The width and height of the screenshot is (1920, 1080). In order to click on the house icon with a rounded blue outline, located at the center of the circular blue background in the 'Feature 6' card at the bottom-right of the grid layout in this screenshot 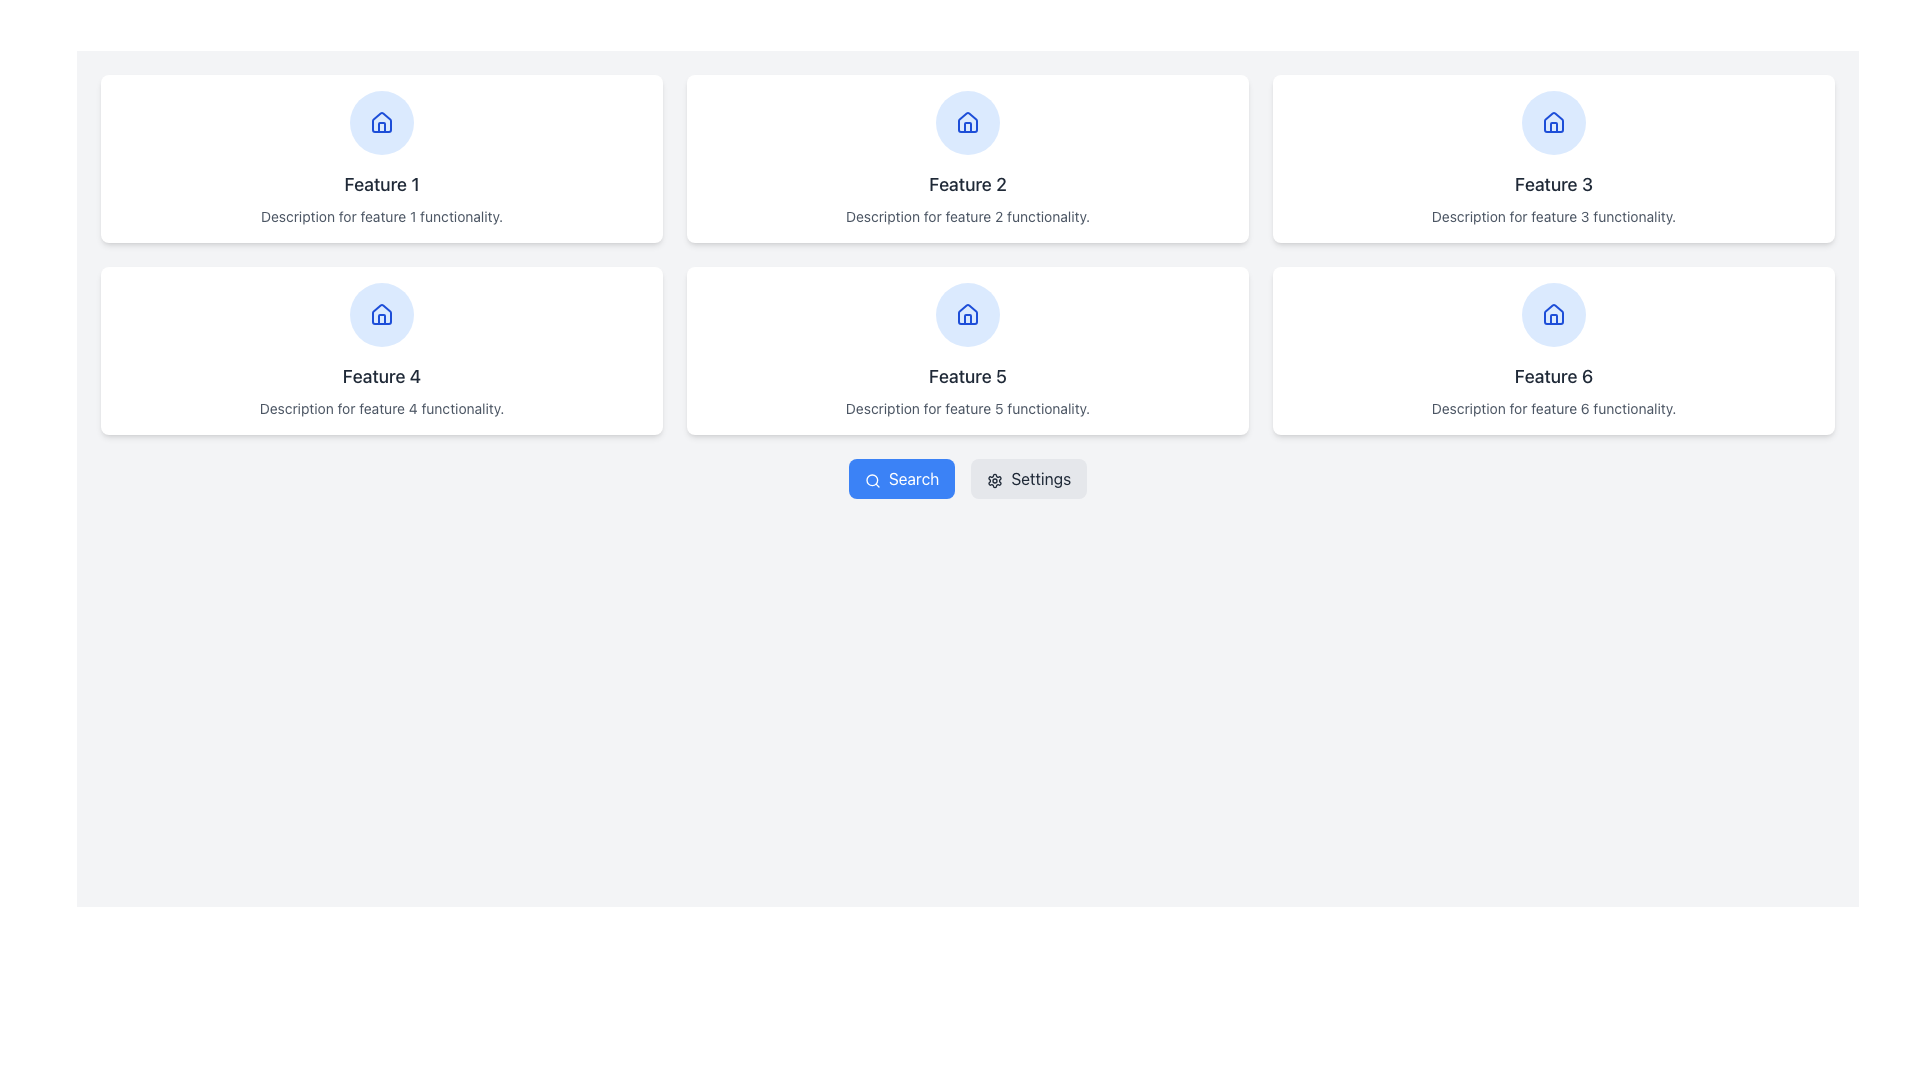, I will do `click(1553, 315)`.